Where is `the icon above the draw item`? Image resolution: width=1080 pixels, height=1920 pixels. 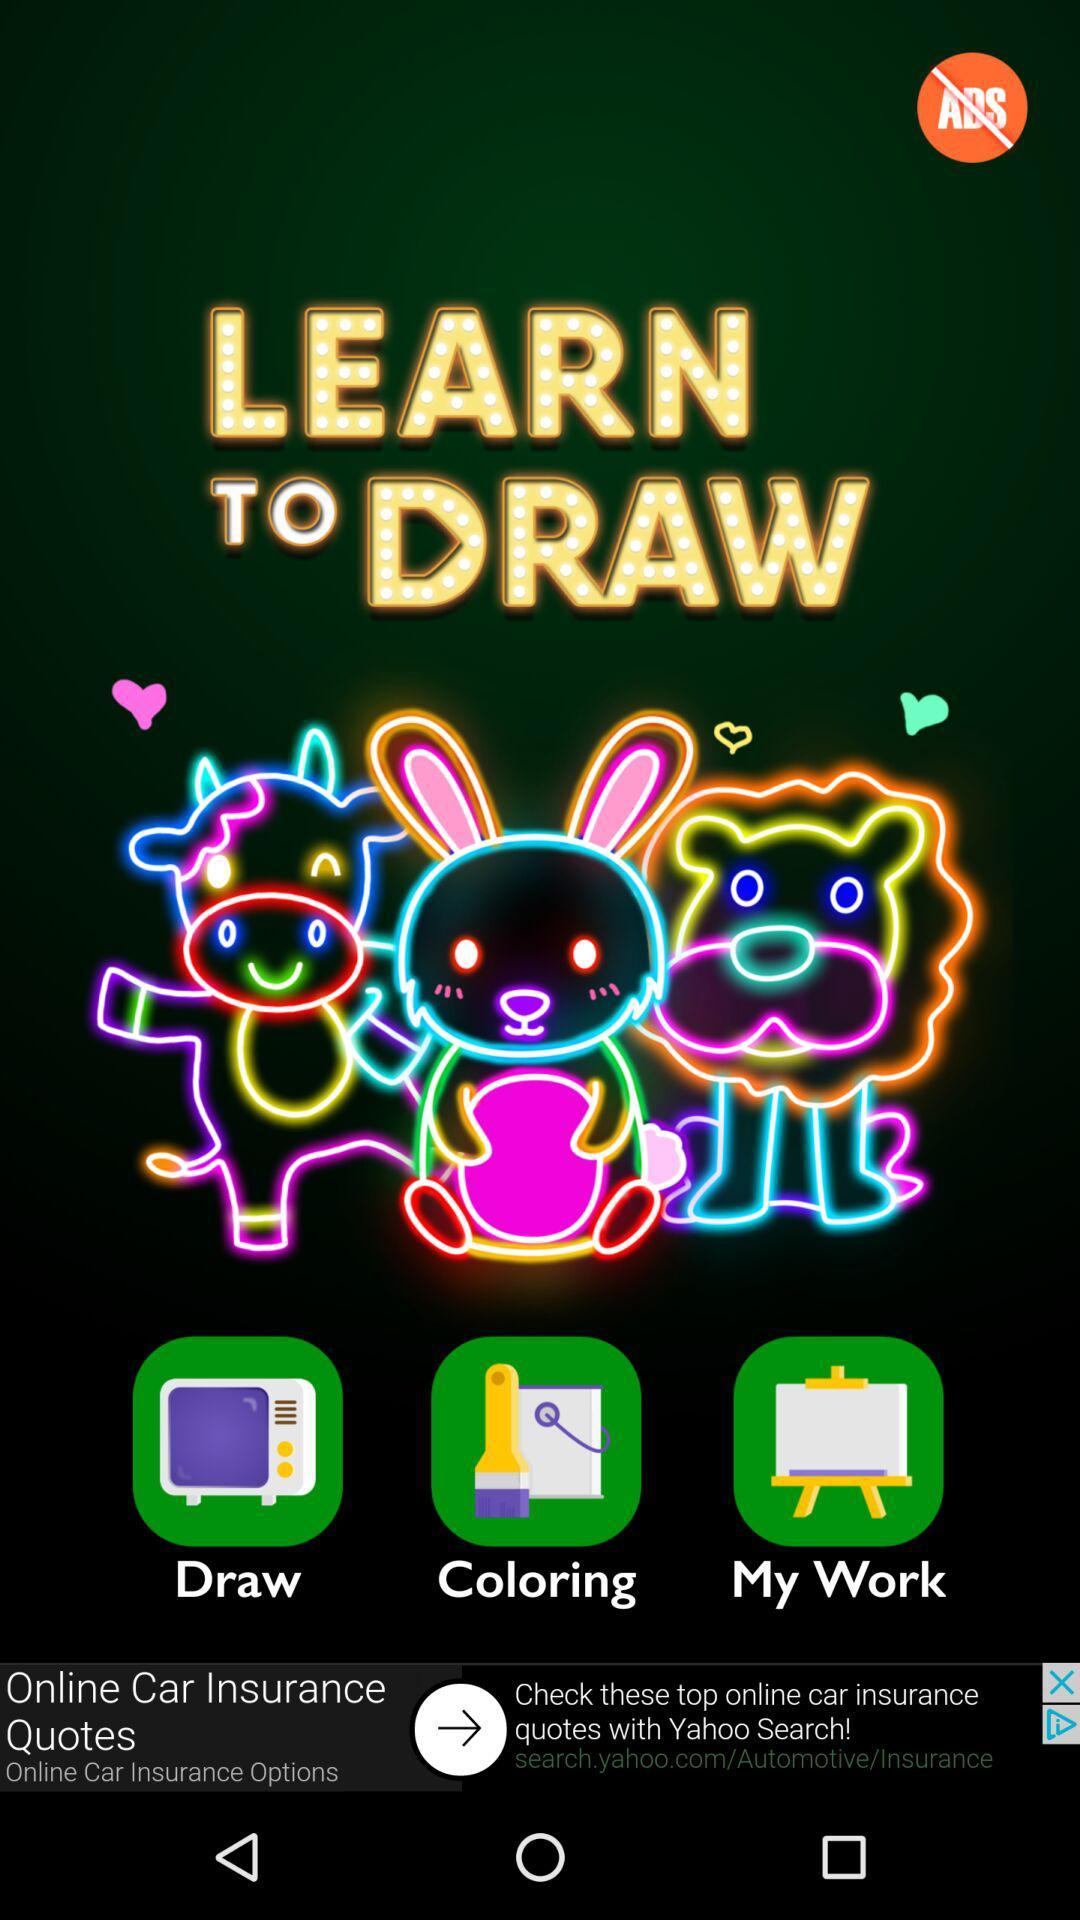 the icon above the draw item is located at coordinates (236, 1441).